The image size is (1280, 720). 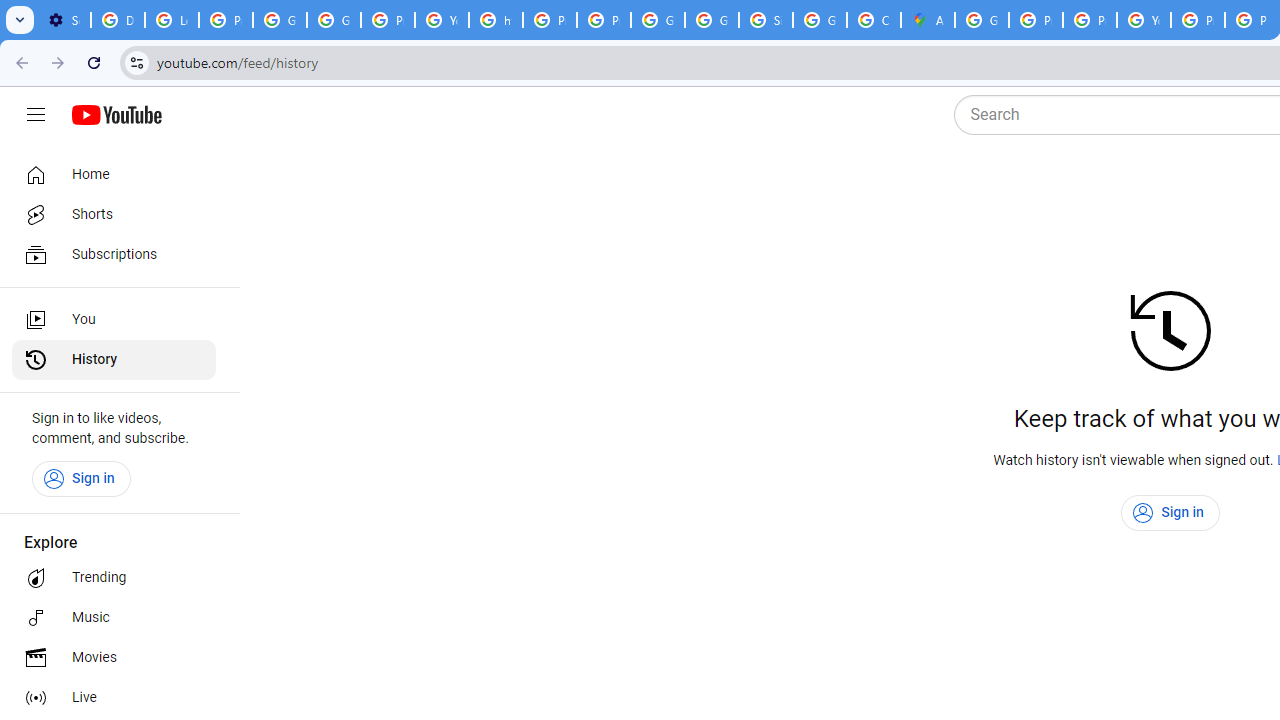 What do you see at coordinates (35, 115) in the screenshot?
I see `'Guide'` at bounding box center [35, 115].